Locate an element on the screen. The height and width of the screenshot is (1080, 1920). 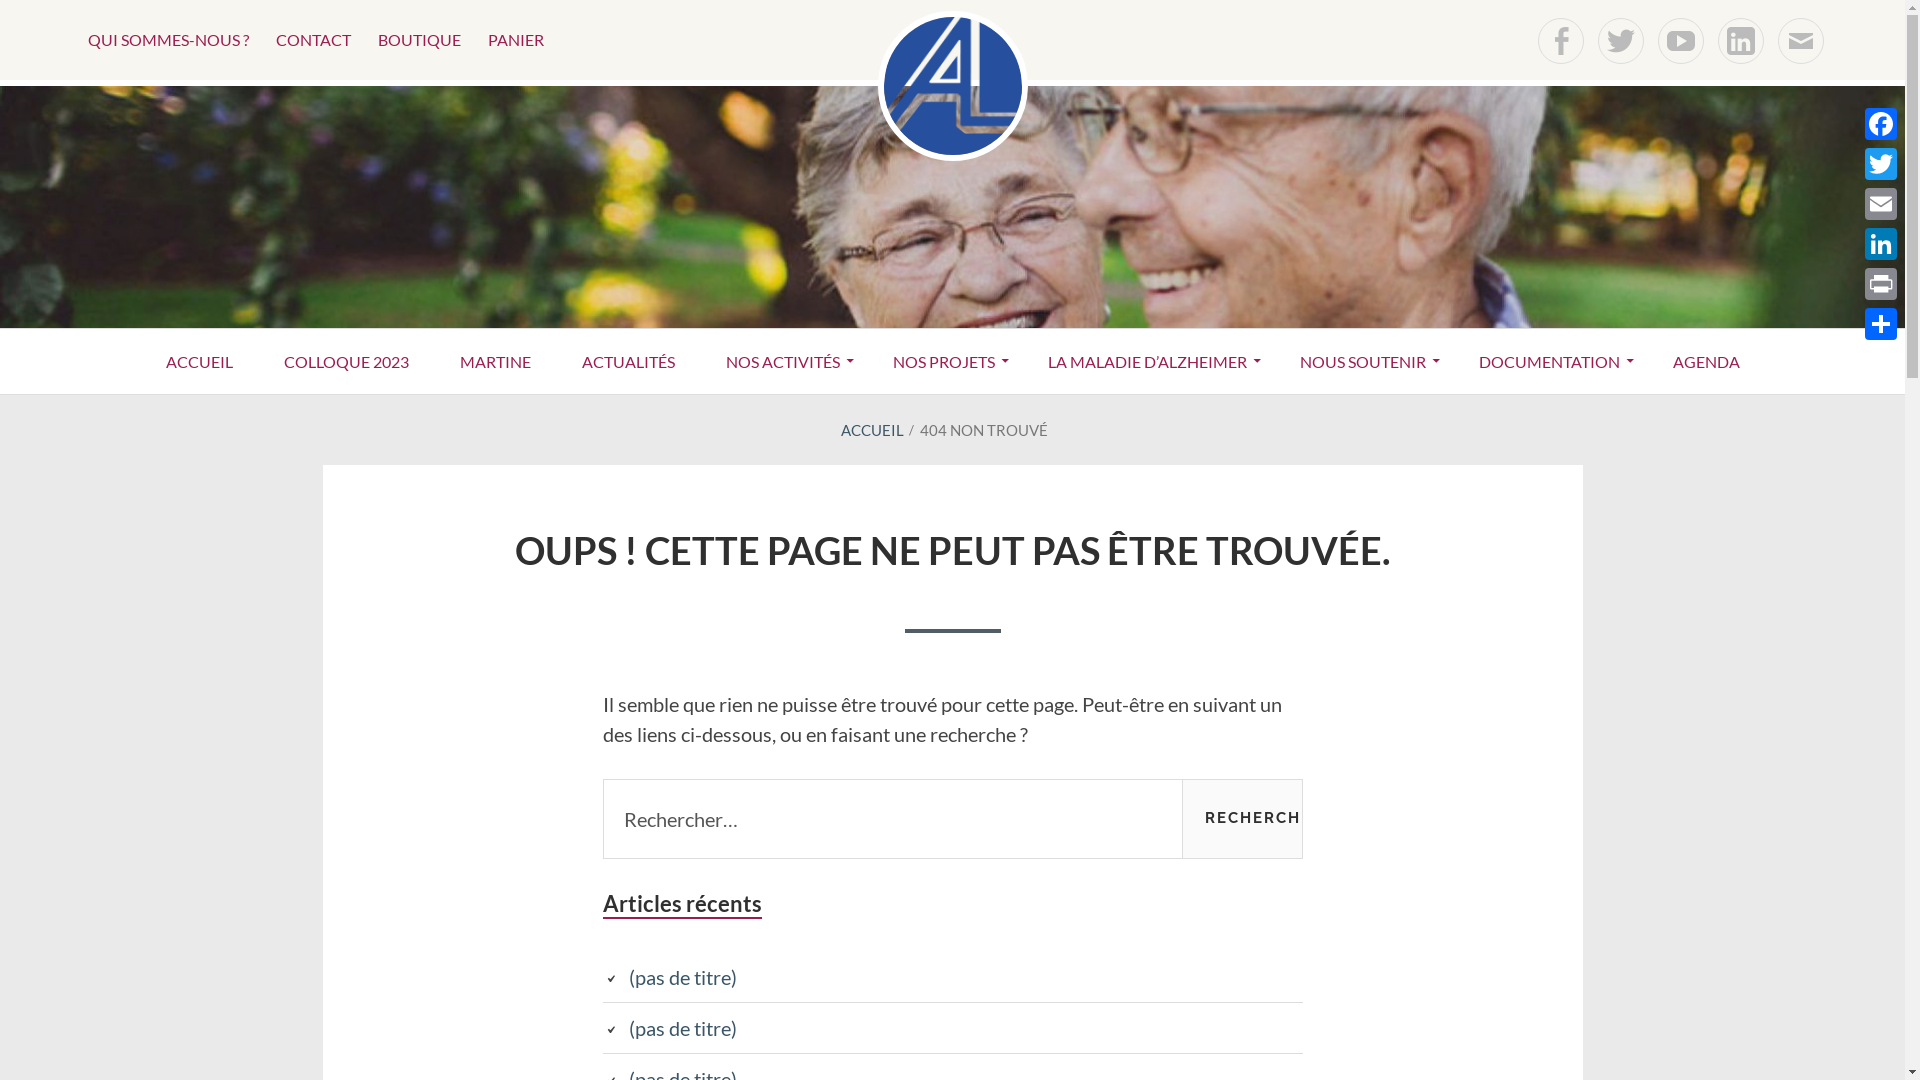
'QUI SOMMES-NOUS ?' is located at coordinates (168, 39).